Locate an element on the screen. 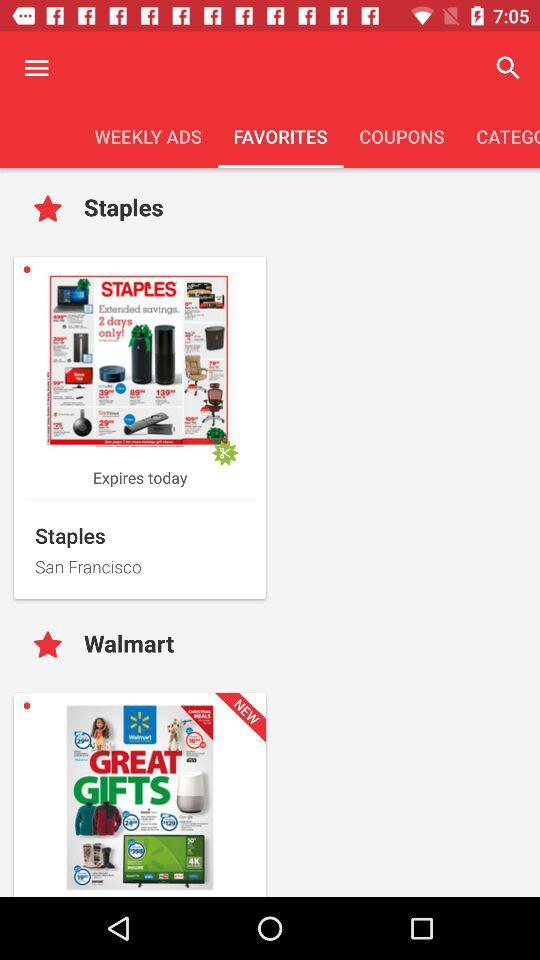 The height and width of the screenshot is (960, 540). like is located at coordinates (52, 645).